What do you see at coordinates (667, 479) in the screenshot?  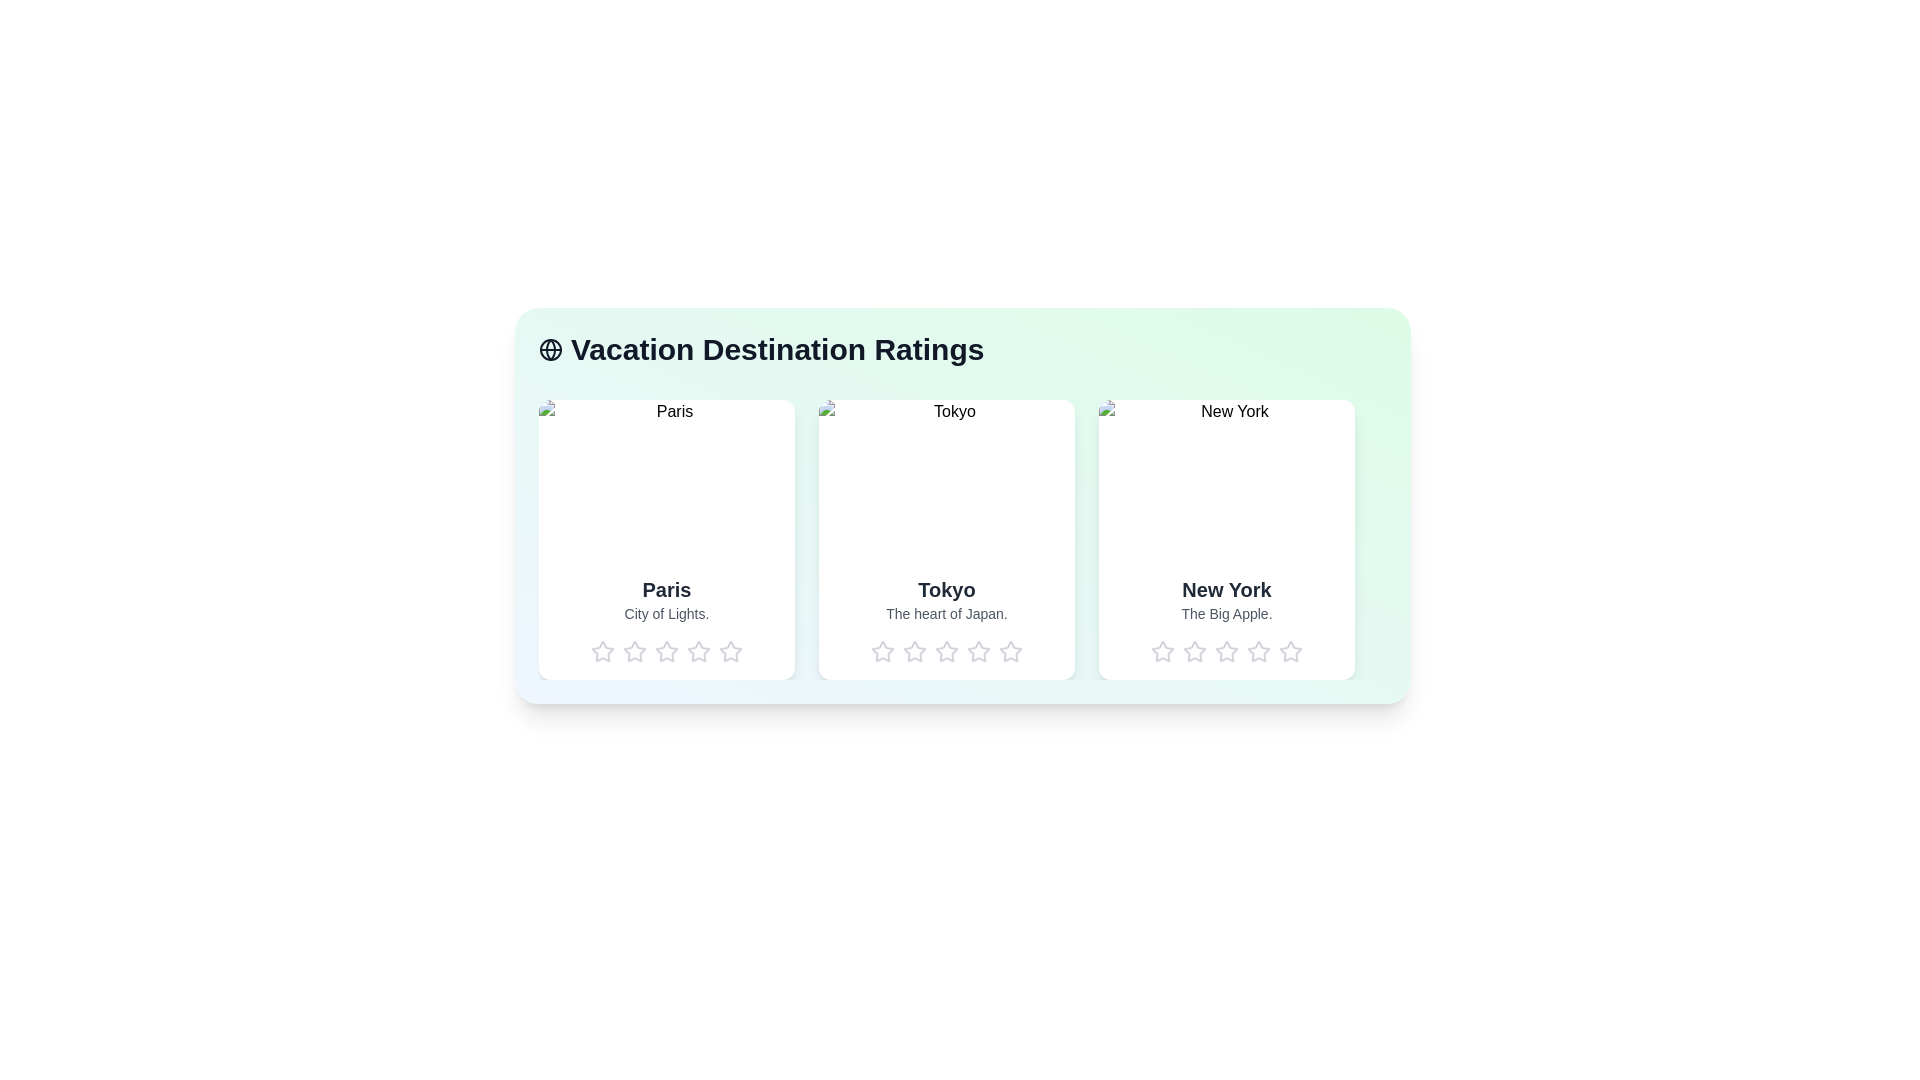 I see `the image of the destination Paris to view it` at bounding box center [667, 479].